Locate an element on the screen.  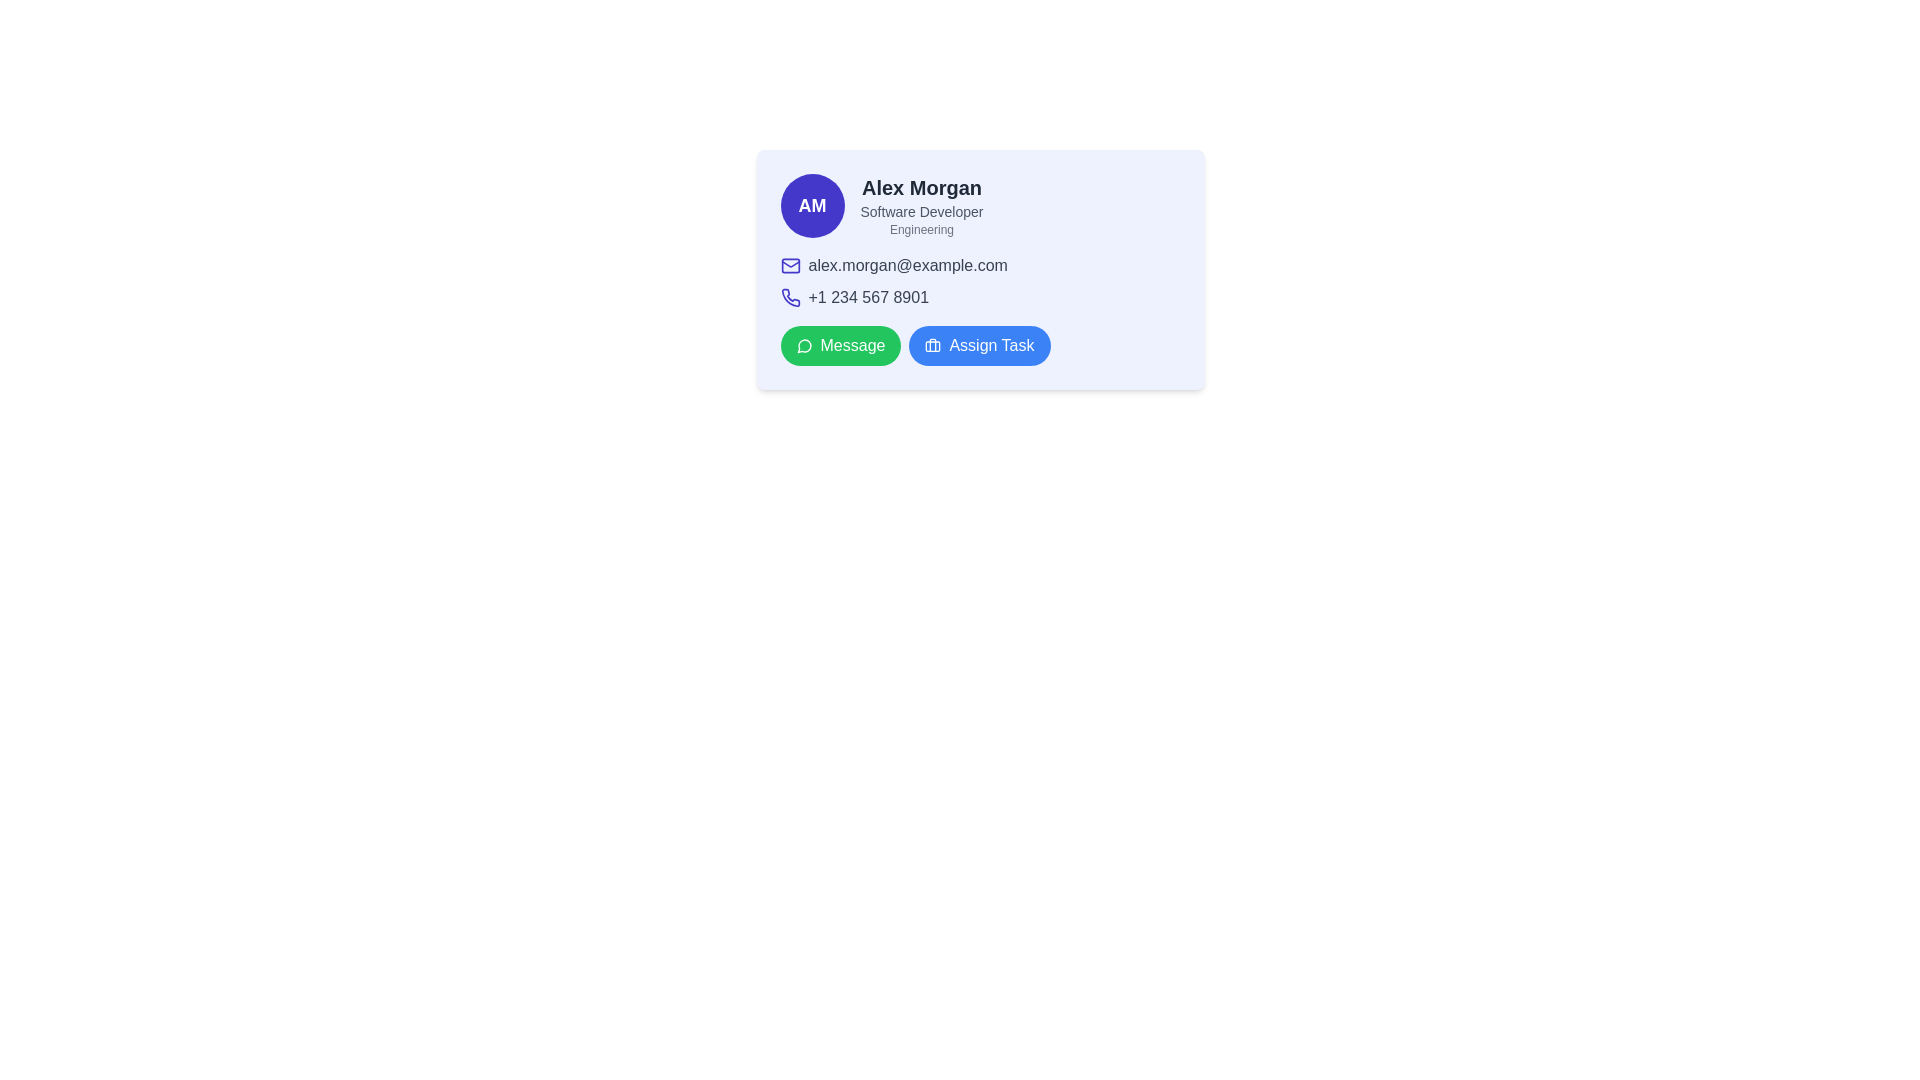
the Static Text Label displaying 'Software Developer', which is styled in a smaller gray font, positioned beneath 'Alex Morgan' and above 'Engineering' is located at coordinates (920, 212).